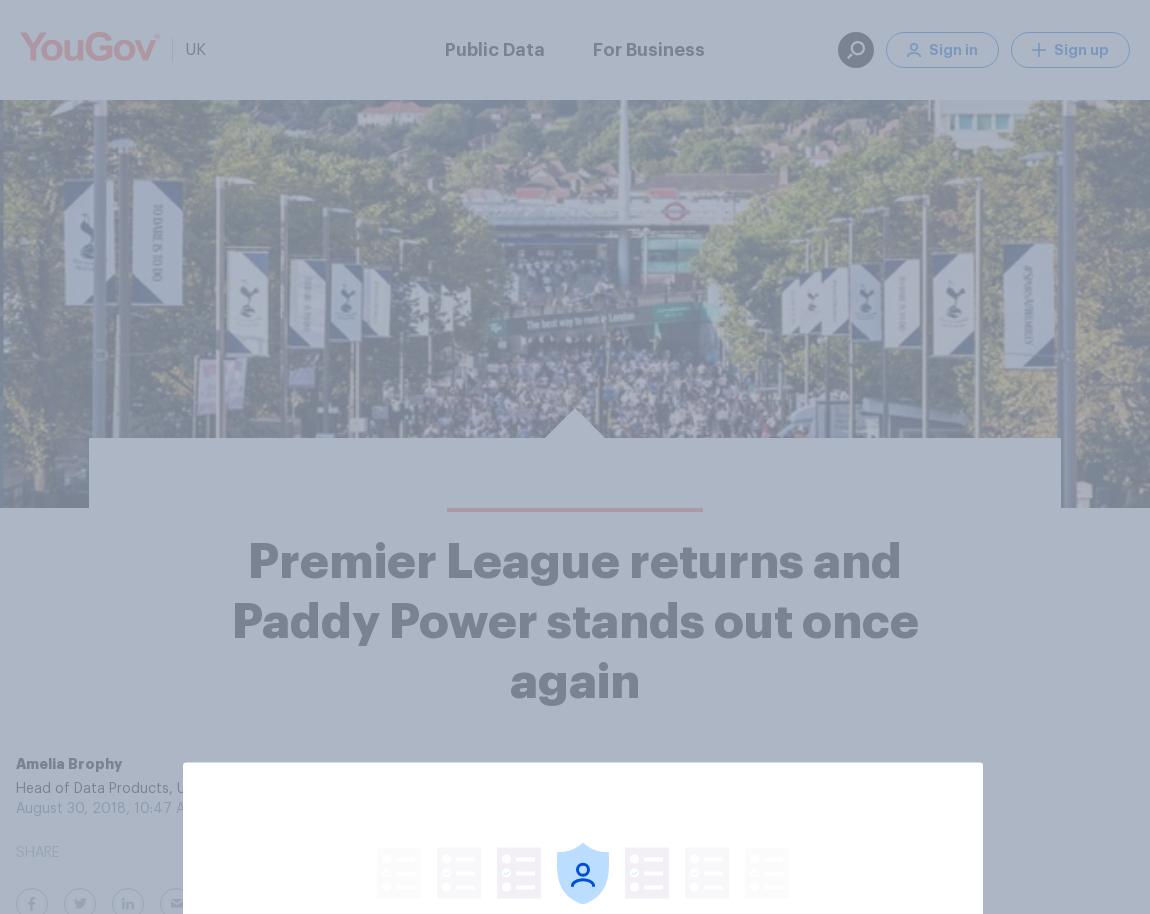 The image size is (1150, 914). Describe the element at coordinates (574, 620) in the screenshot. I see `'Premier League returns and Paddy Power stands out once again'` at that location.